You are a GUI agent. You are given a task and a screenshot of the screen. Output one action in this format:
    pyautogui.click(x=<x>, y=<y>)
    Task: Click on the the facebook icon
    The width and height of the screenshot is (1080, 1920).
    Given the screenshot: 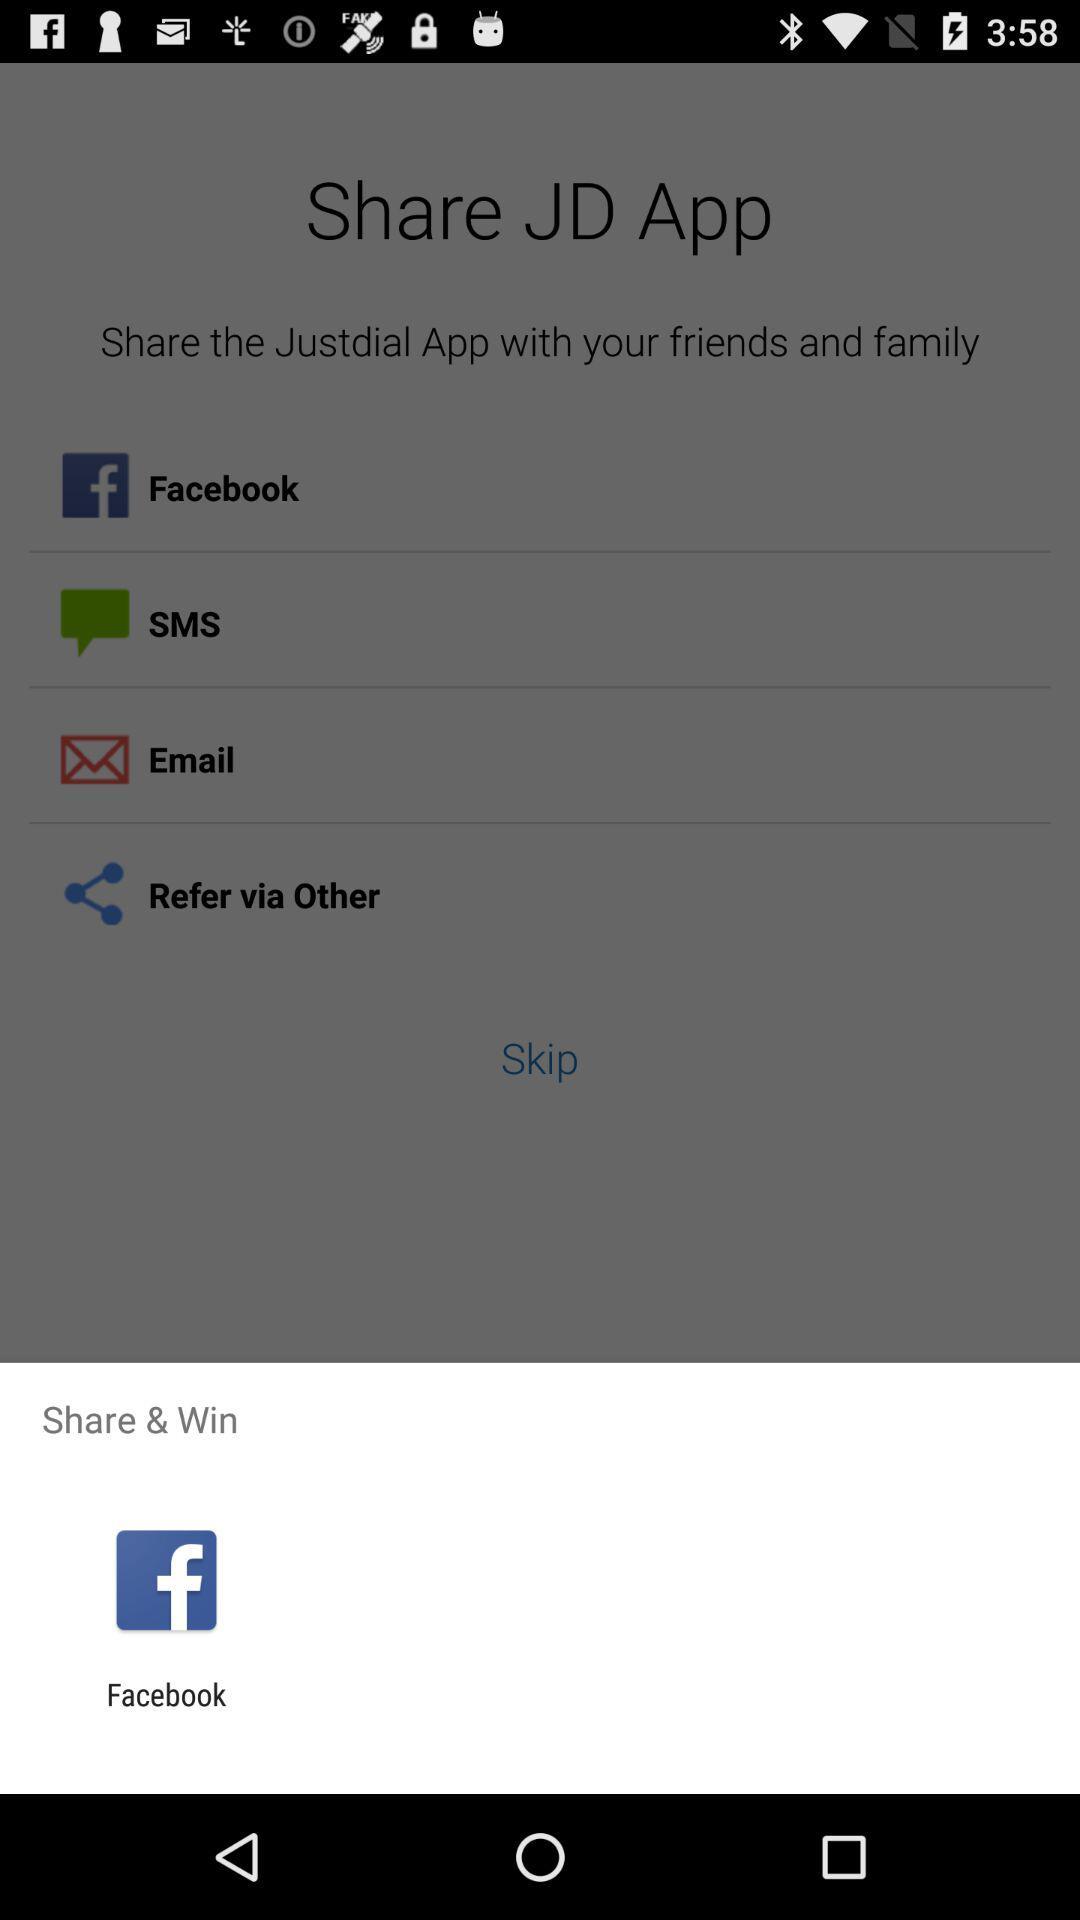 What is the action you would take?
    pyautogui.click(x=165, y=1711)
    